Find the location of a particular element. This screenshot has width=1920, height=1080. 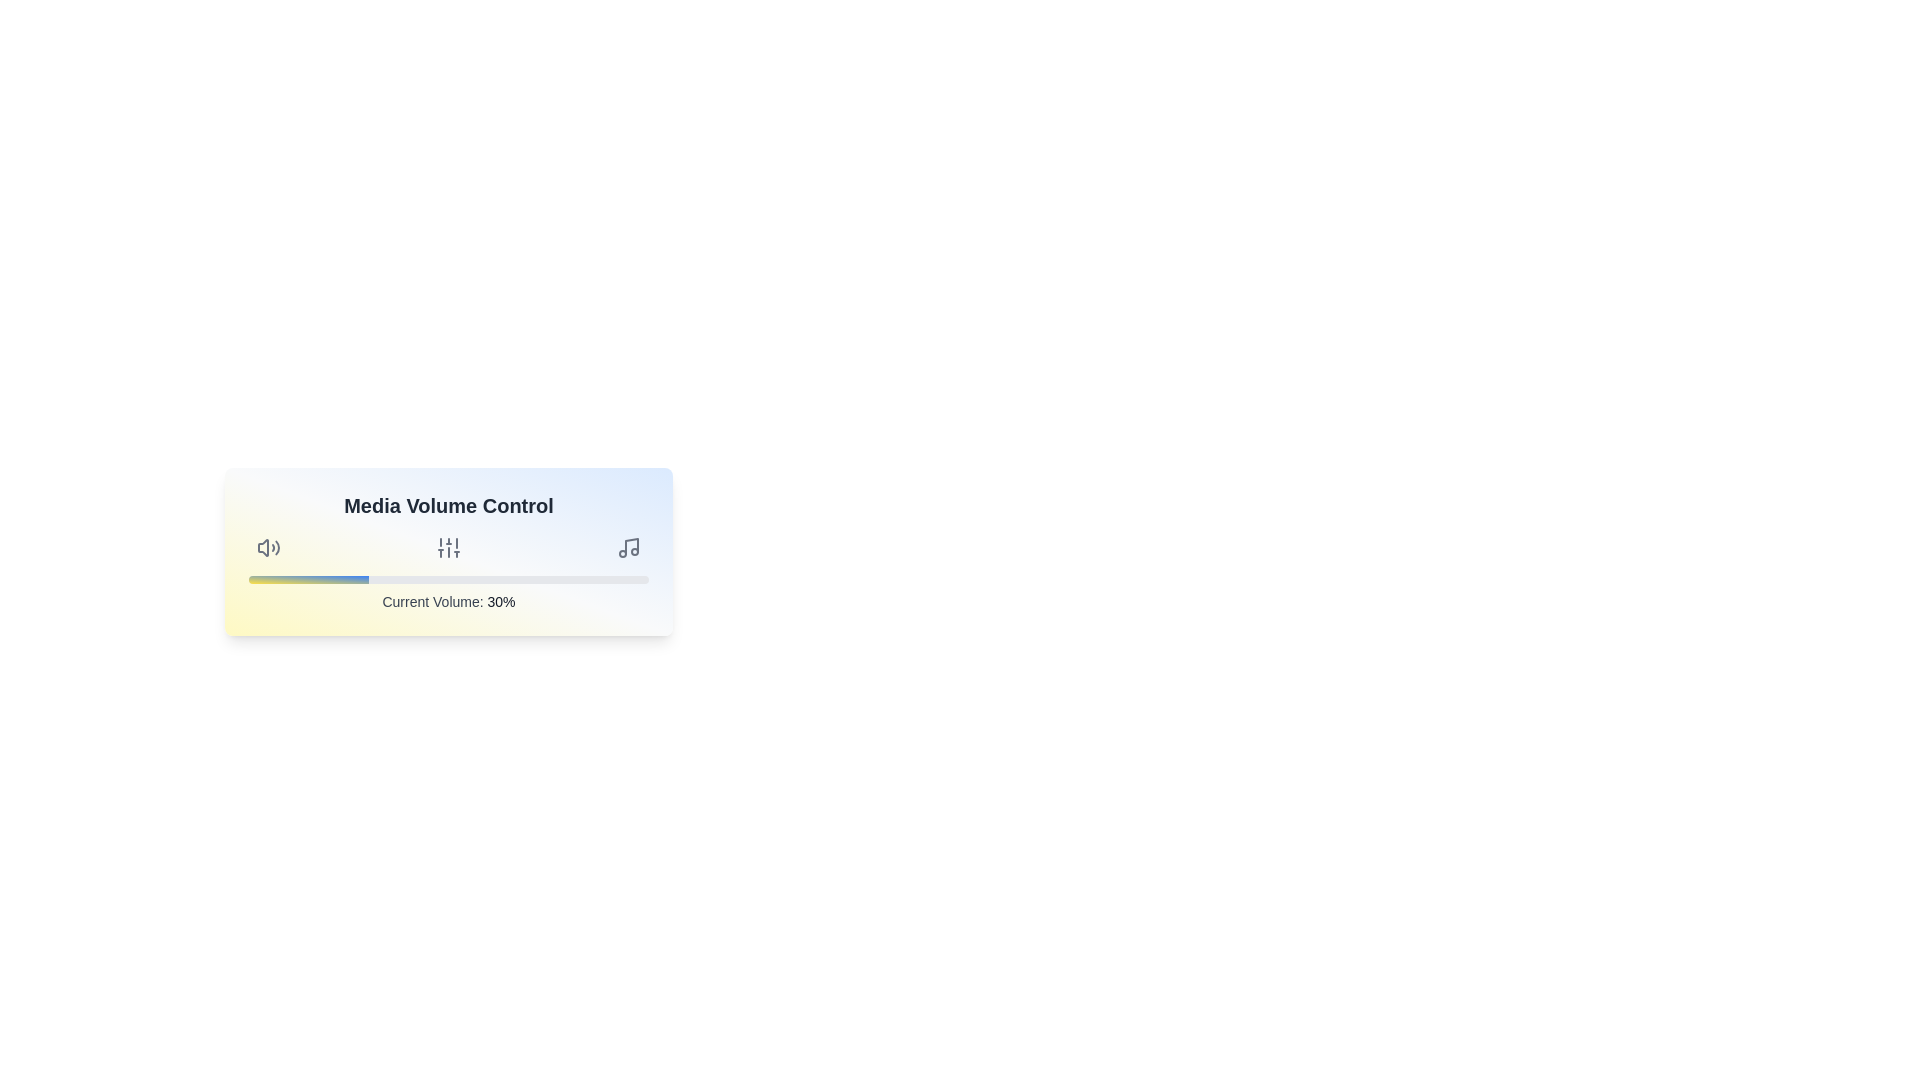

the volume is located at coordinates (652, 579).